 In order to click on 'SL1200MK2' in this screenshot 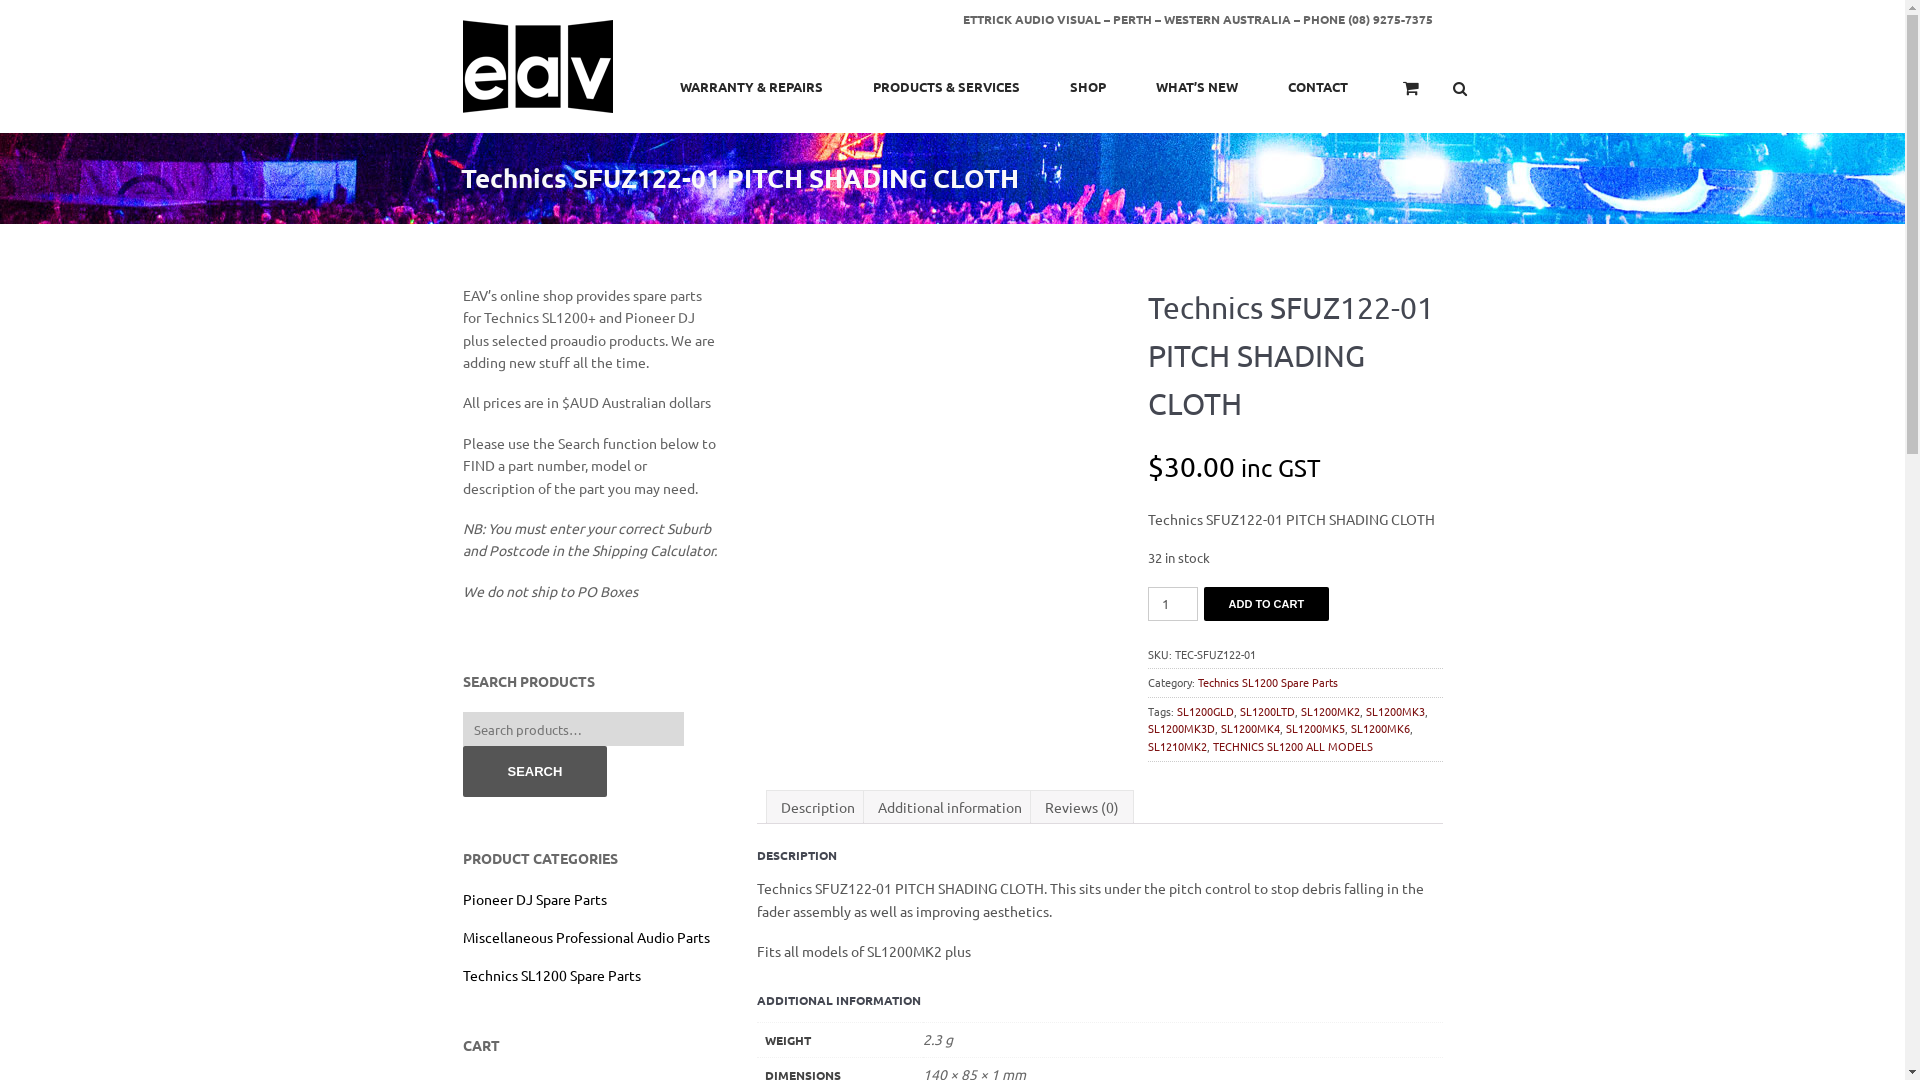, I will do `click(1330, 709)`.